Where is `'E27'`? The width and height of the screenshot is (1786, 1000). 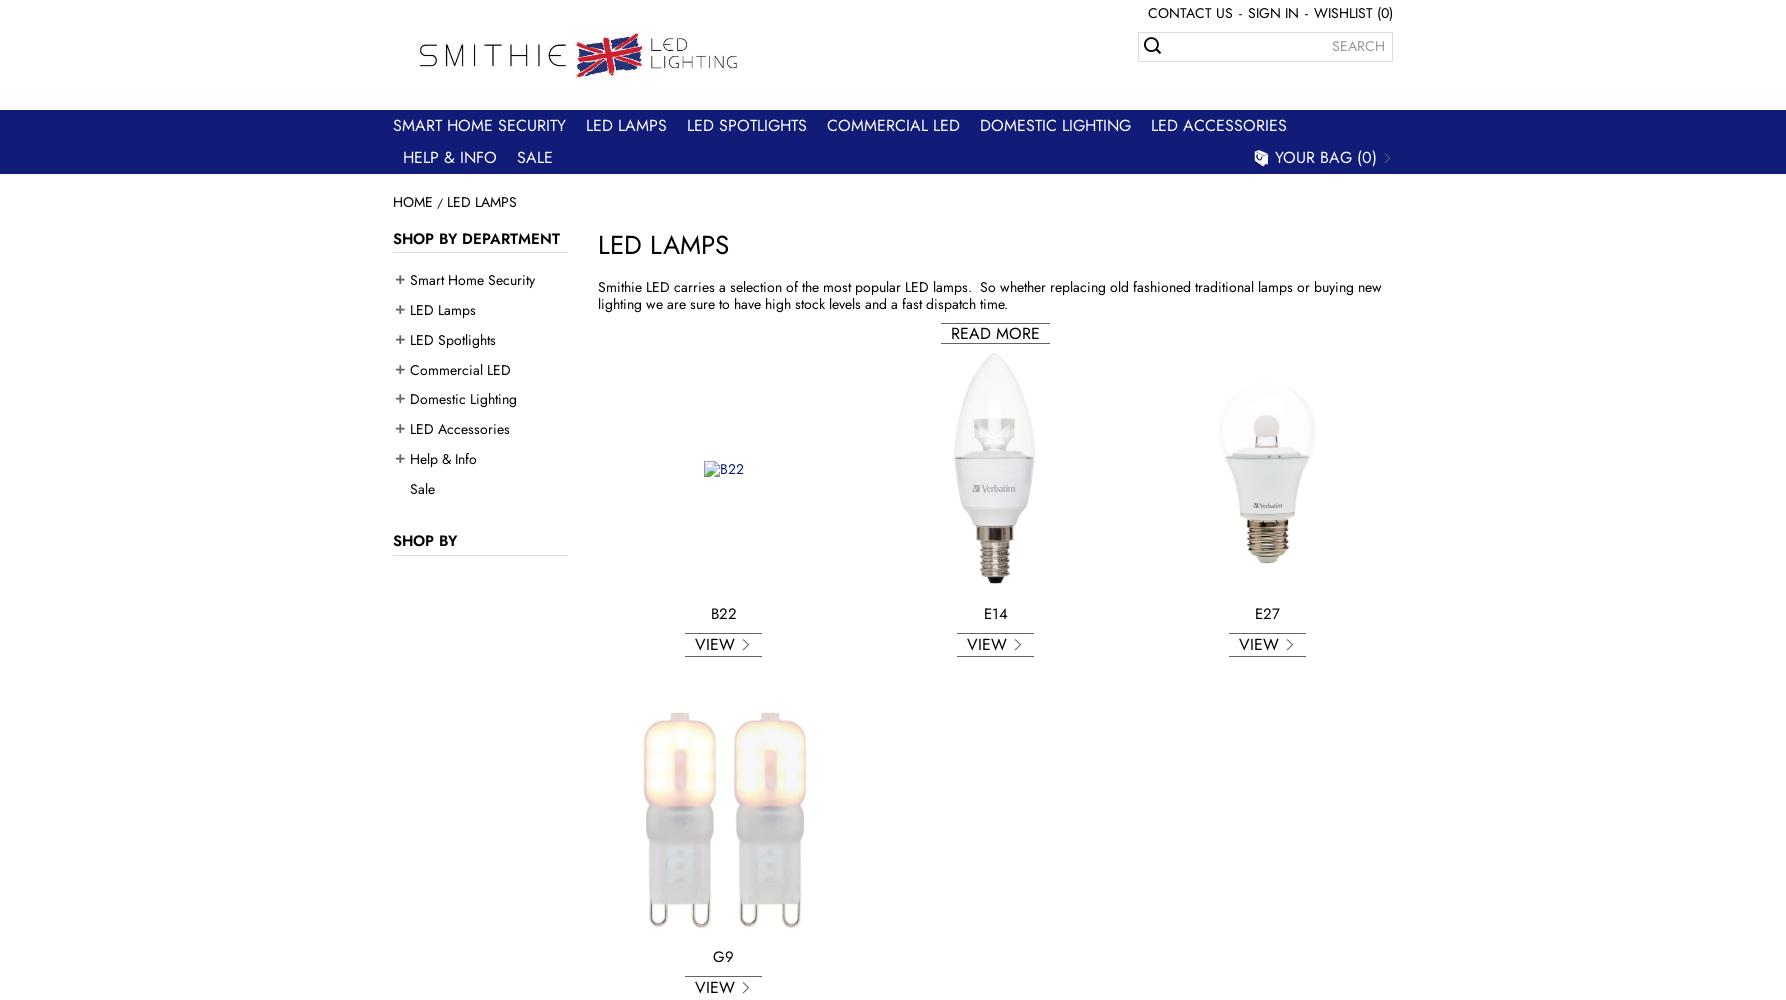
'E27' is located at coordinates (1267, 613).